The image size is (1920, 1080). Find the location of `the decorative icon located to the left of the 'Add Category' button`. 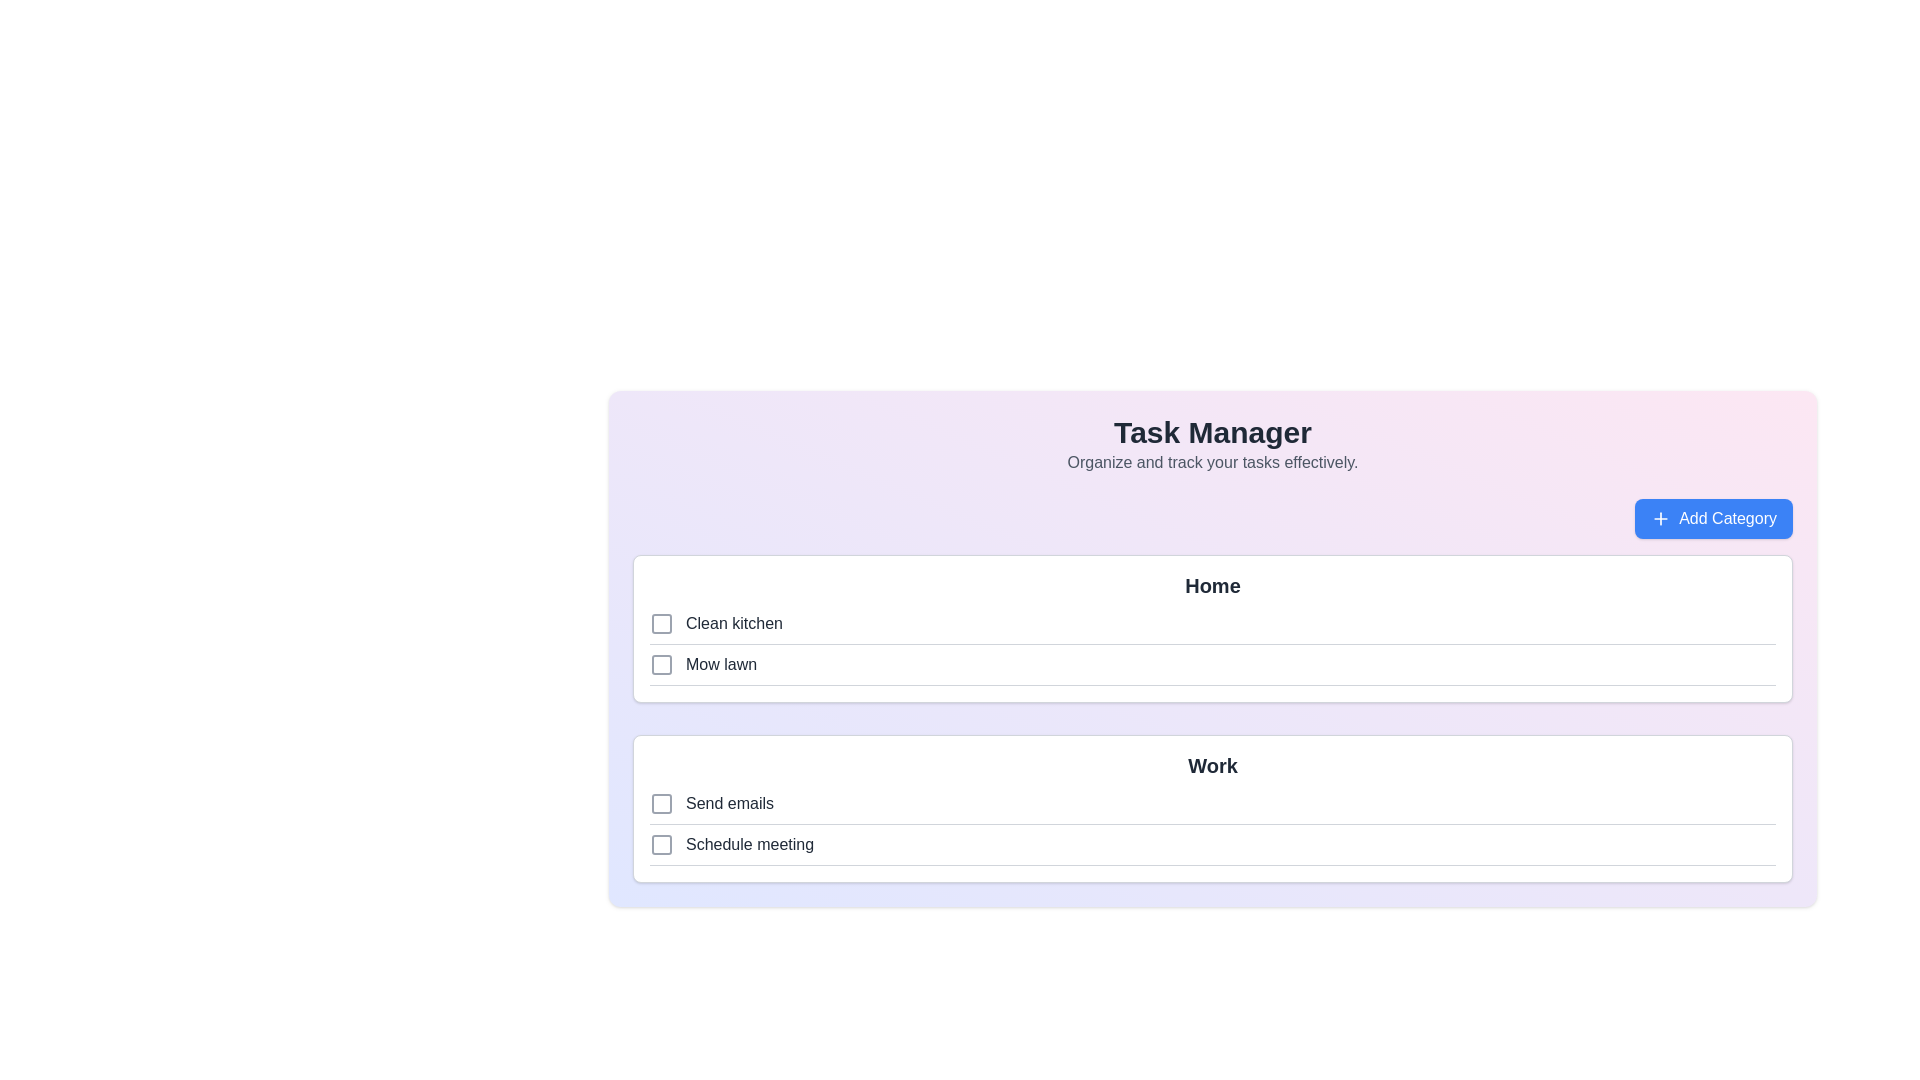

the decorative icon located to the left of the 'Add Category' button is located at coordinates (1660, 518).